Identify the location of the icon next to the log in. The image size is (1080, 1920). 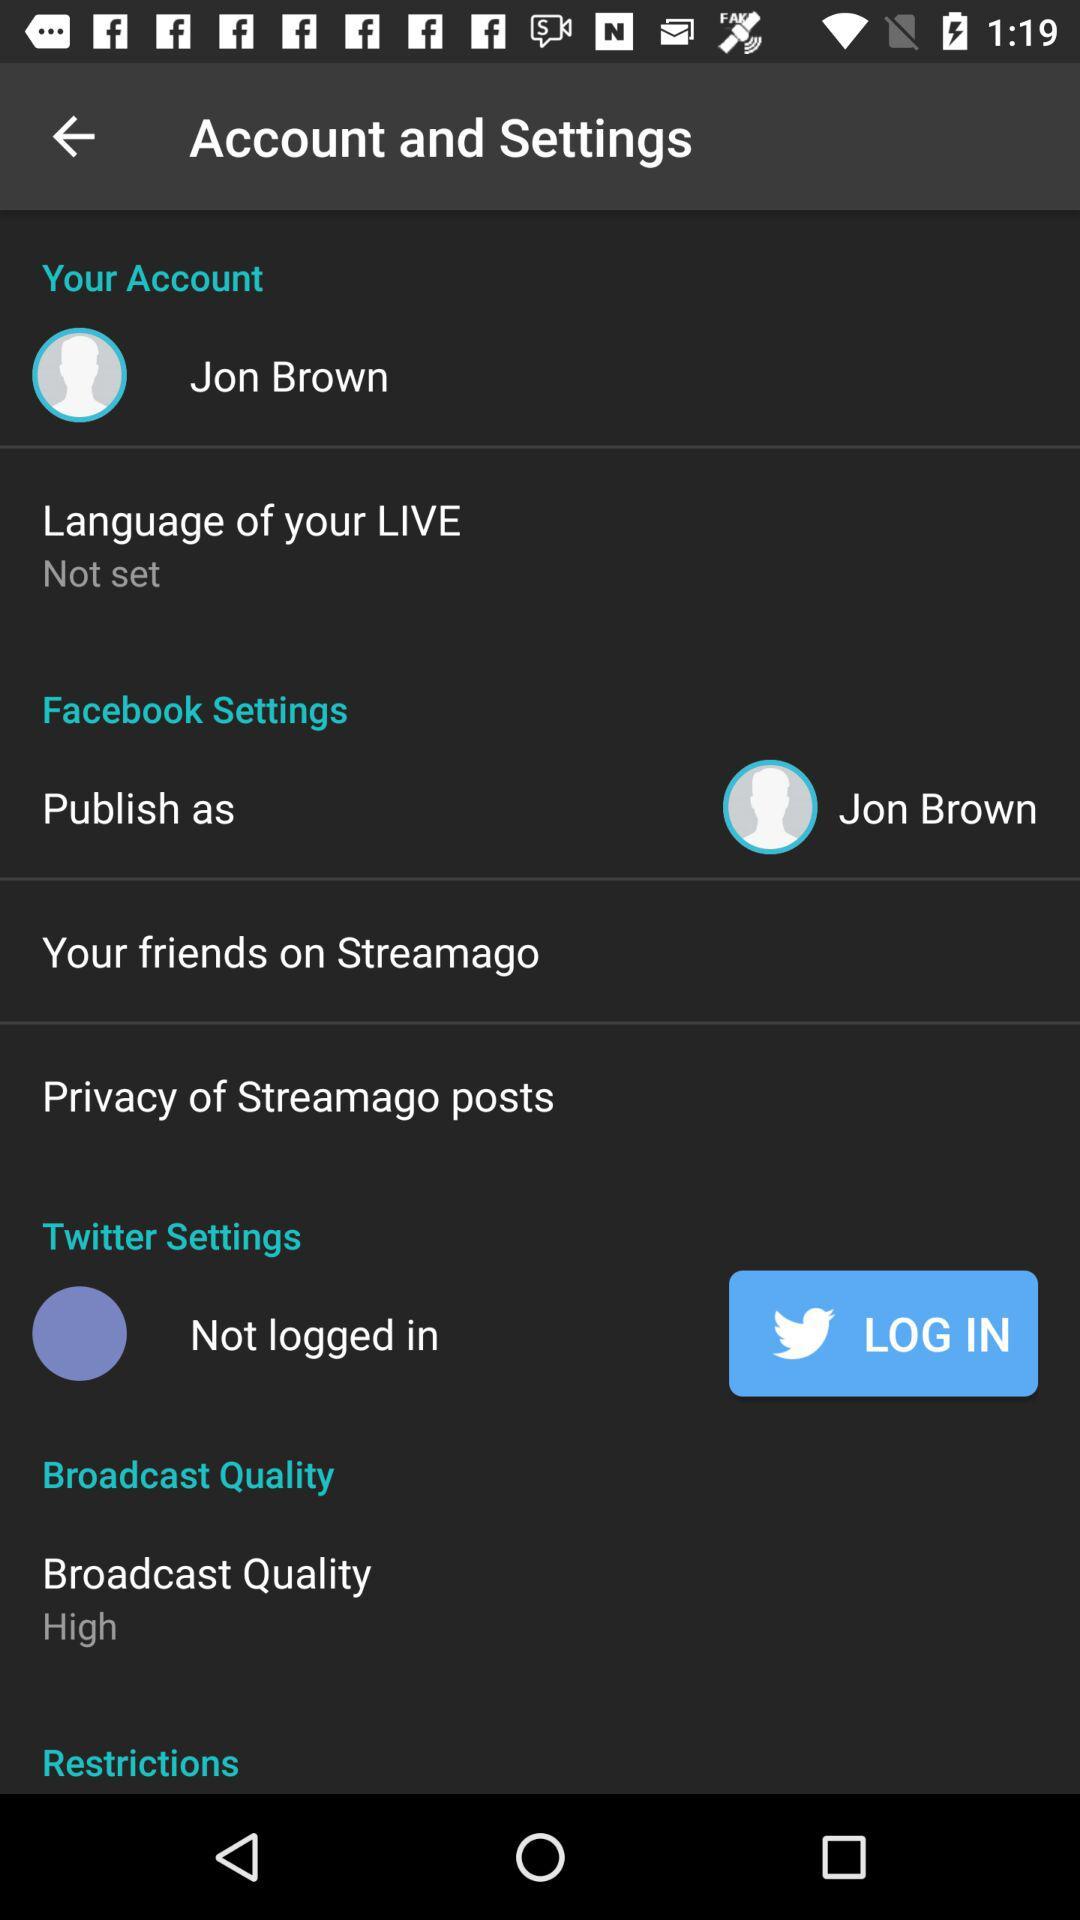
(314, 1333).